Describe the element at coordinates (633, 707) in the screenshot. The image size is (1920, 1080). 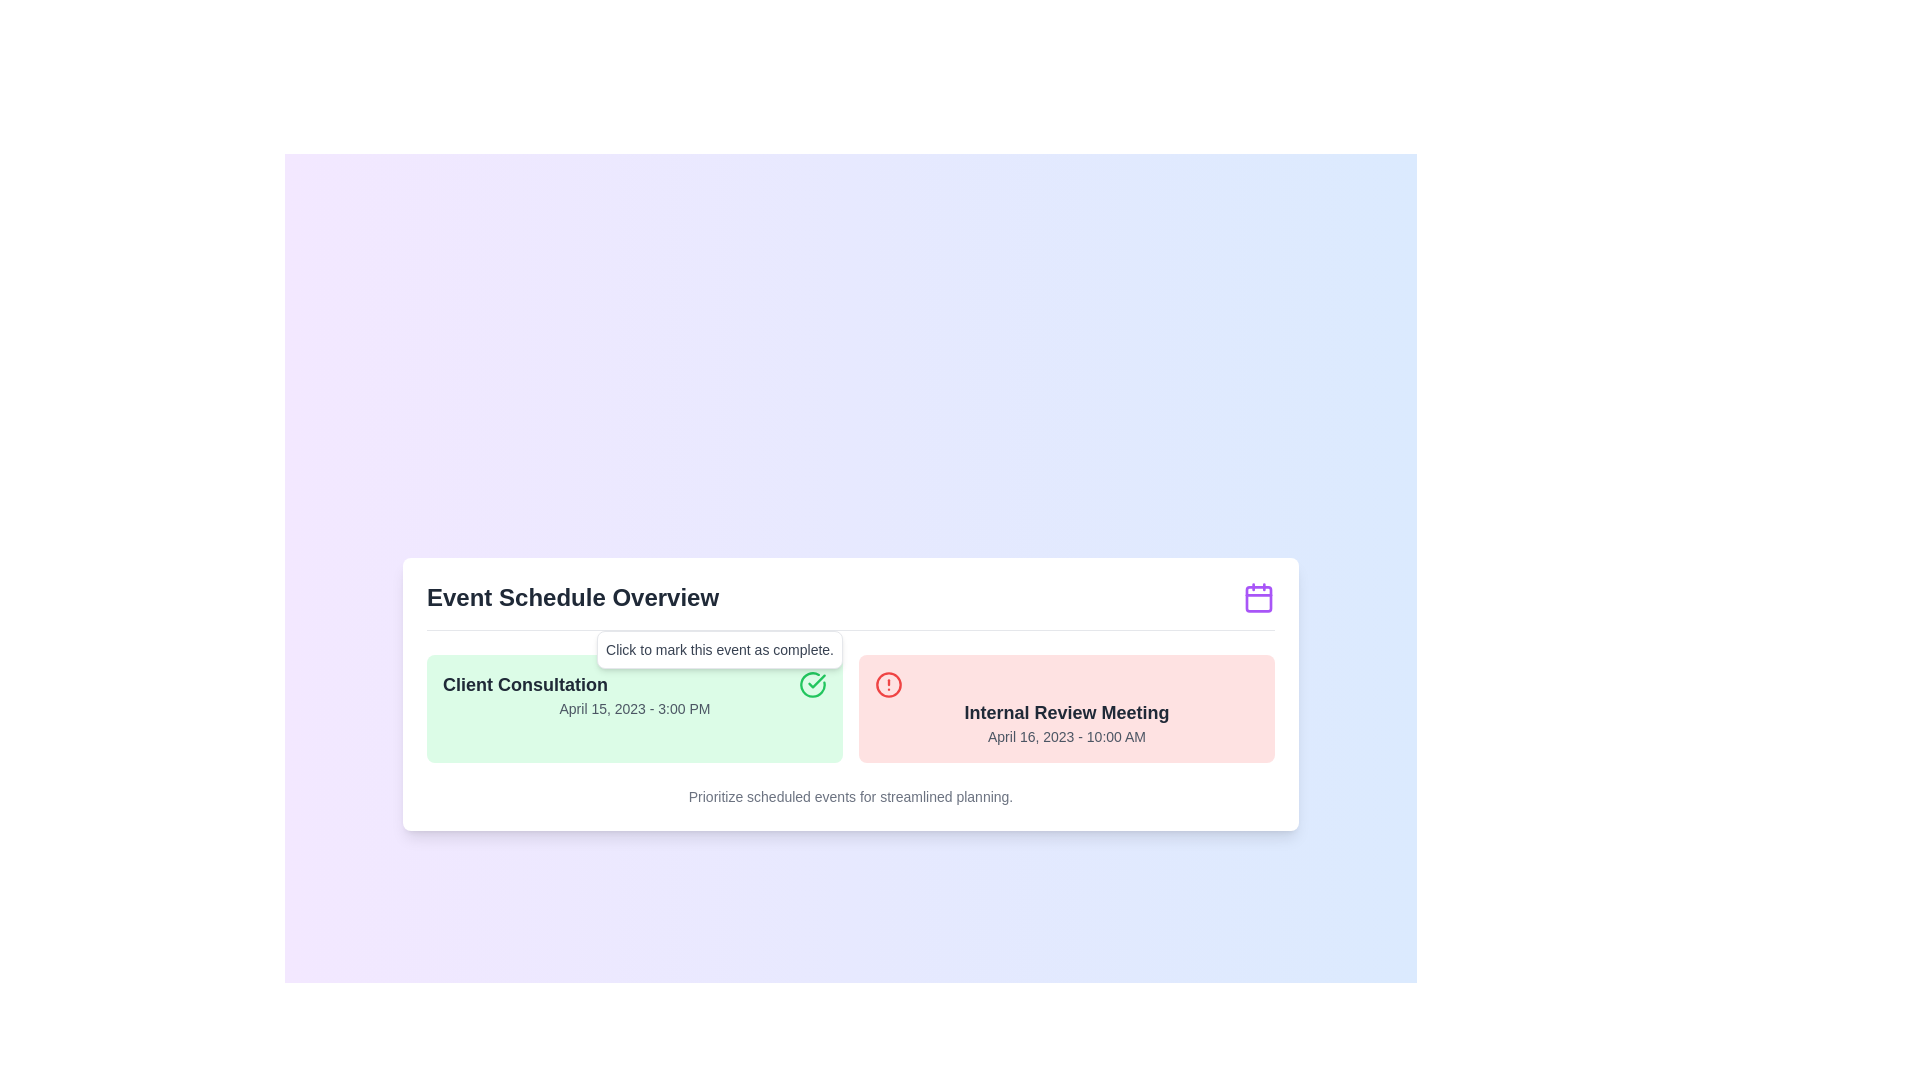
I see `the label displaying the text 'April 15, 2023 - 3:00 PM', which is located within a green background card below the 'Client Consultation' label` at that location.